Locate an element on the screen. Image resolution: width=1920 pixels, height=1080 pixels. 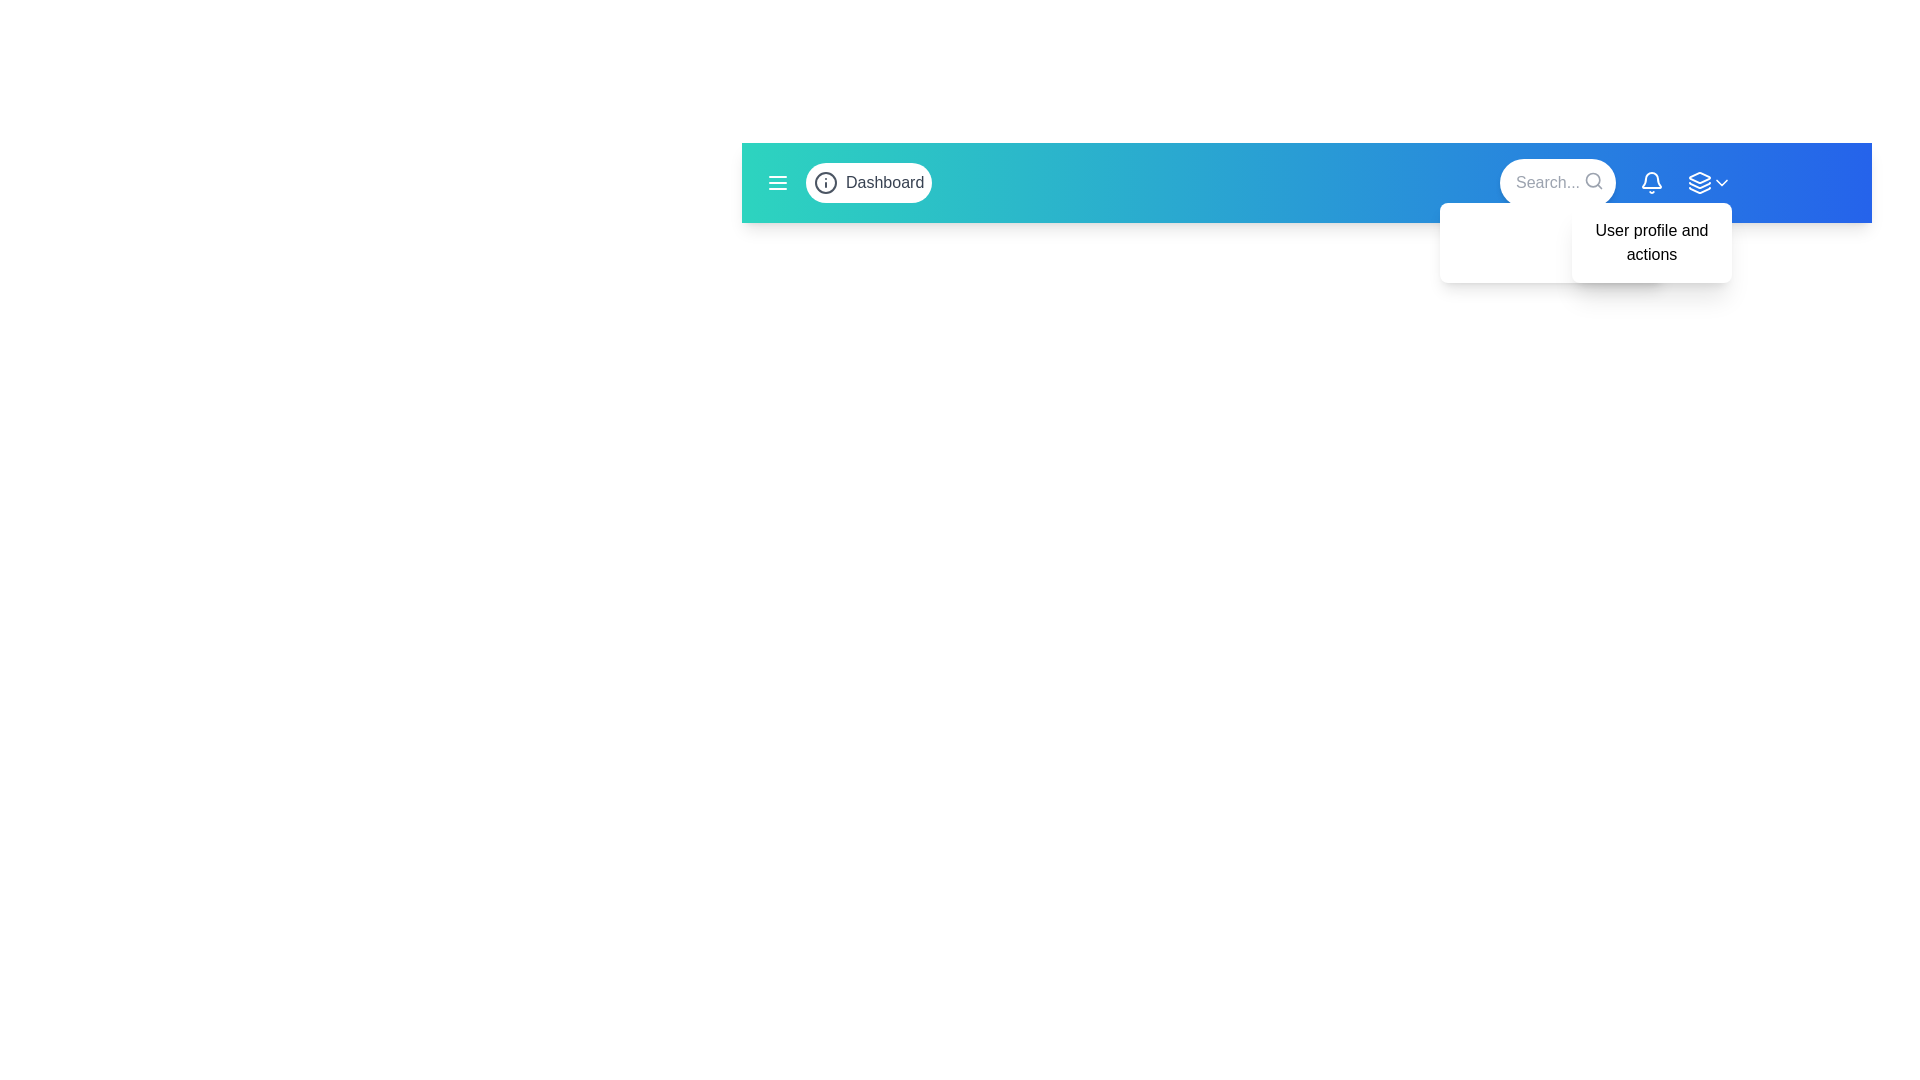
the user profile icon located towards the right end of the navigation bar, adjacent to the notification icon and downward triangle icon is located at coordinates (1708, 182).